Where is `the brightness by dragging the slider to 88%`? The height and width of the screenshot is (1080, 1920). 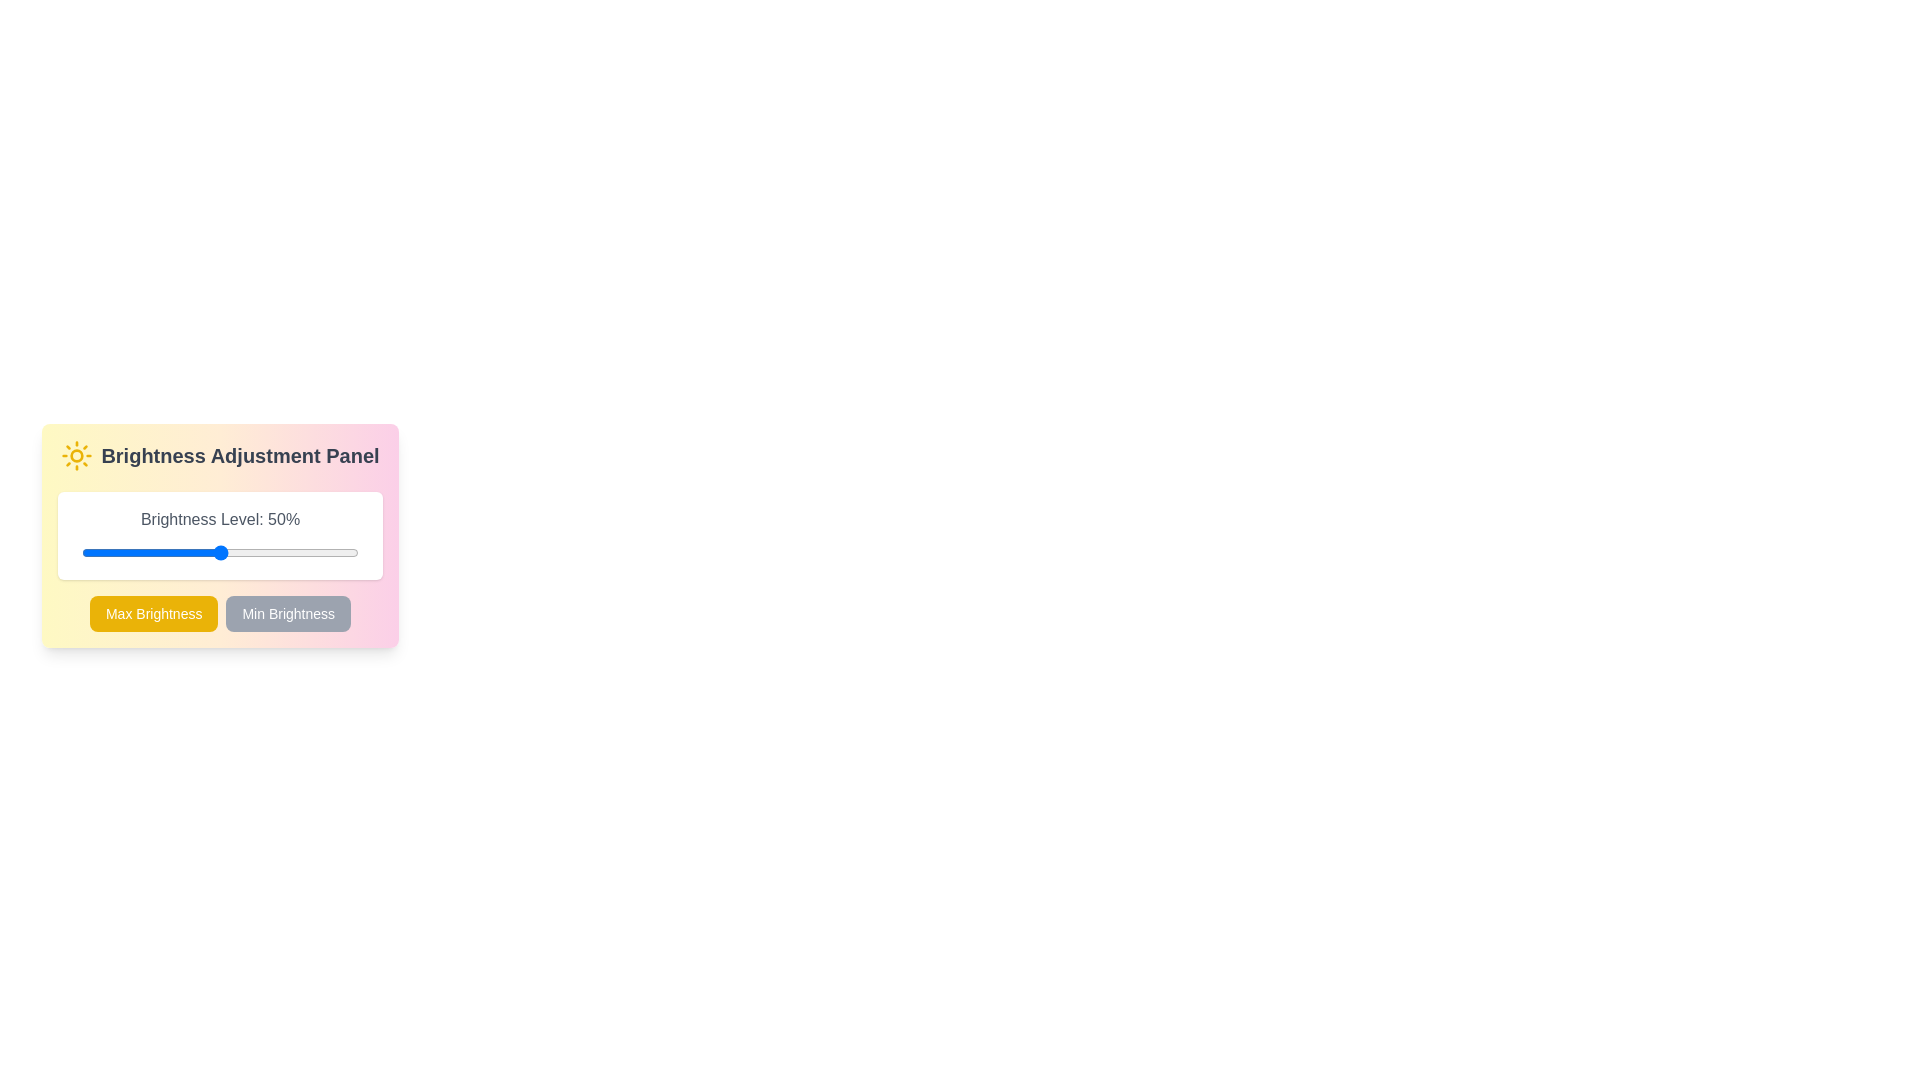
the brightness by dragging the slider to 88% is located at coordinates (325, 552).